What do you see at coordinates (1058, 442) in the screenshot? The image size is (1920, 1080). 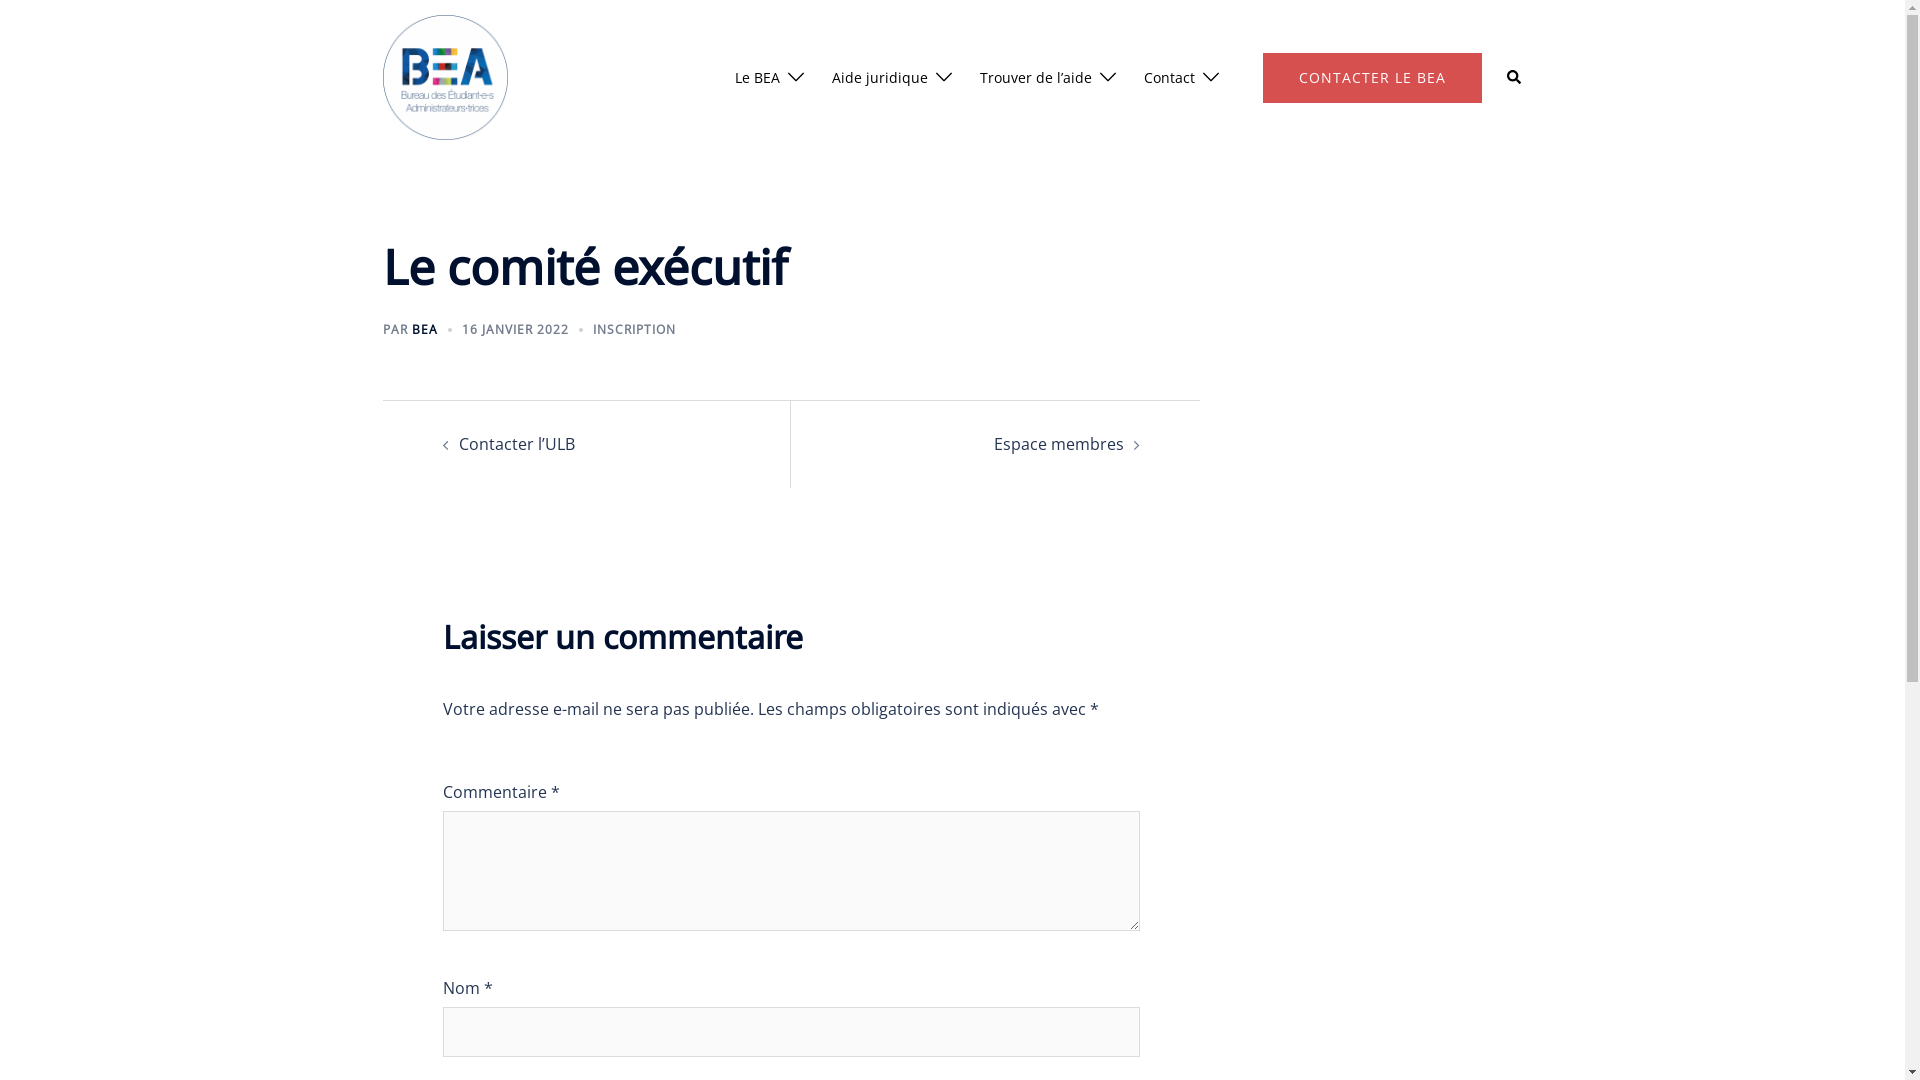 I see `'Espace membres'` at bounding box center [1058, 442].